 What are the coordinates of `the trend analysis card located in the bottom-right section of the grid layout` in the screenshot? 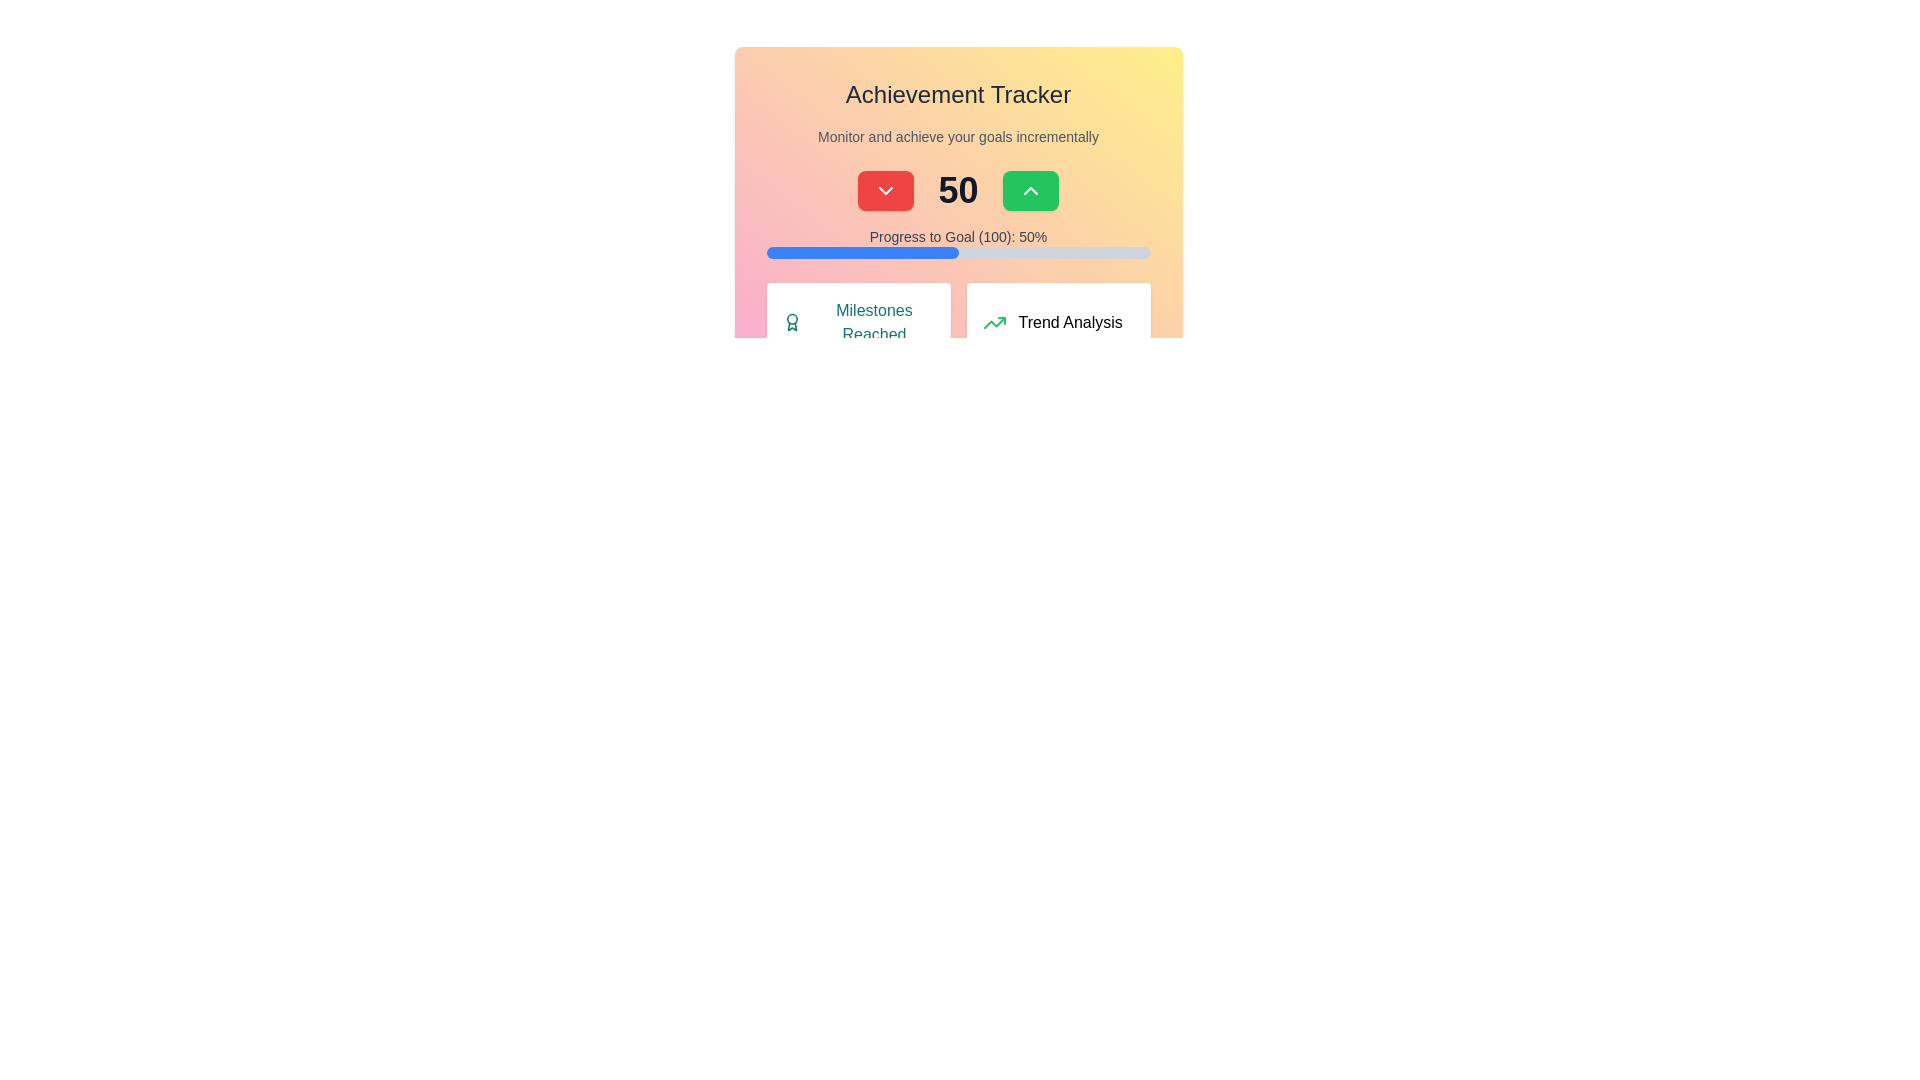 It's located at (1057, 322).